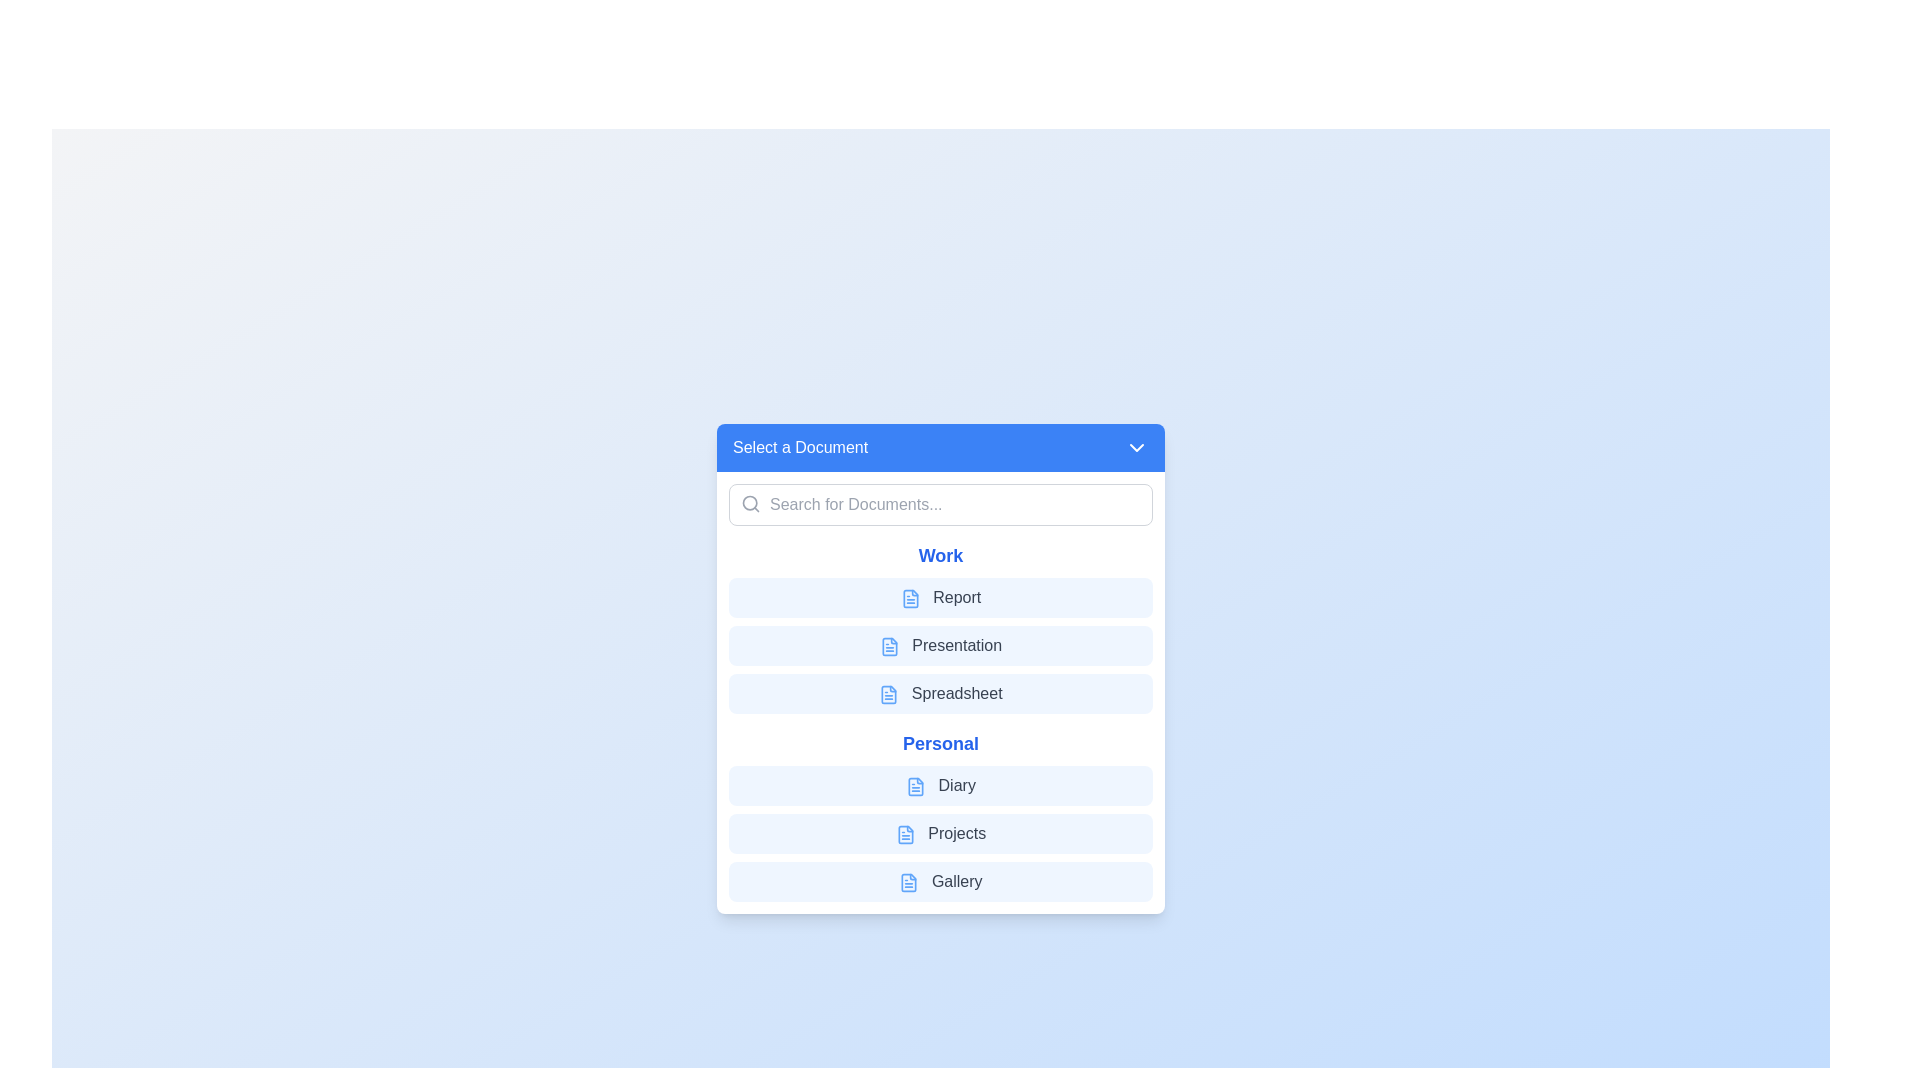  Describe the element at coordinates (909, 597) in the screenshot. I see `the document icon with a blue outline located to the left of the 'Report' text` at that location.